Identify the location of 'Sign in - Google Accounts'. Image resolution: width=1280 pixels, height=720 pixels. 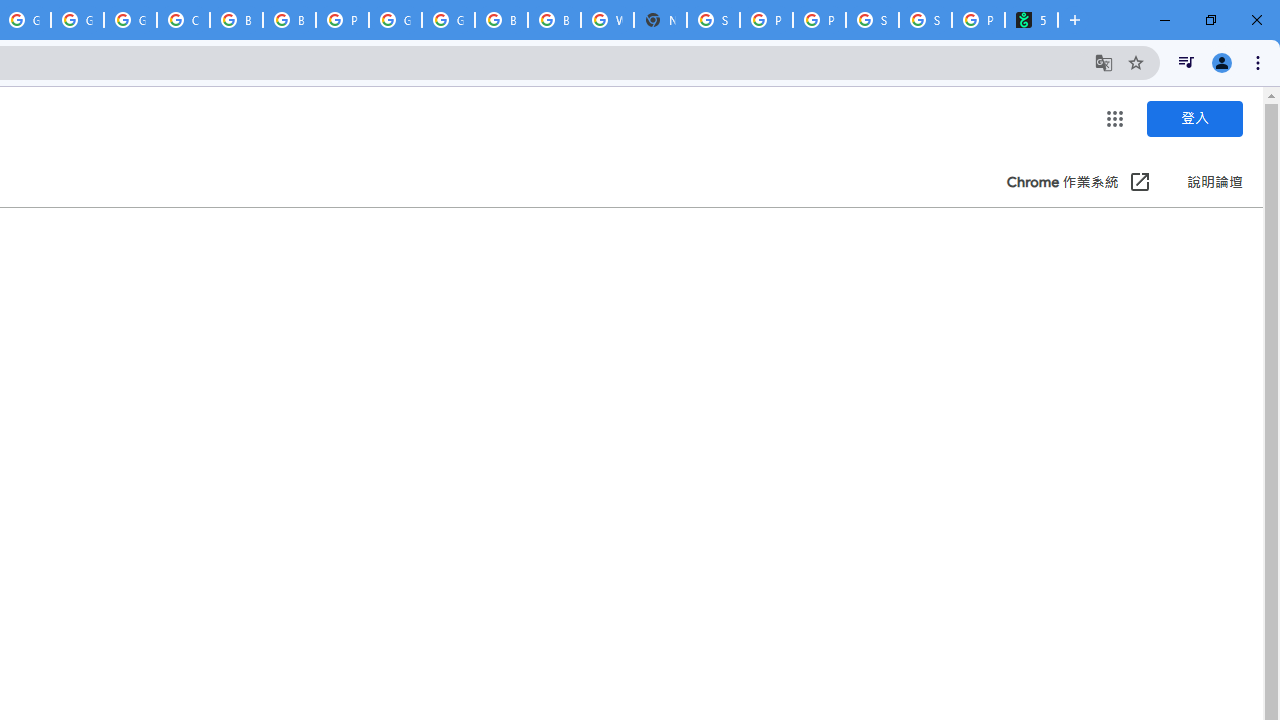
(713, 20).